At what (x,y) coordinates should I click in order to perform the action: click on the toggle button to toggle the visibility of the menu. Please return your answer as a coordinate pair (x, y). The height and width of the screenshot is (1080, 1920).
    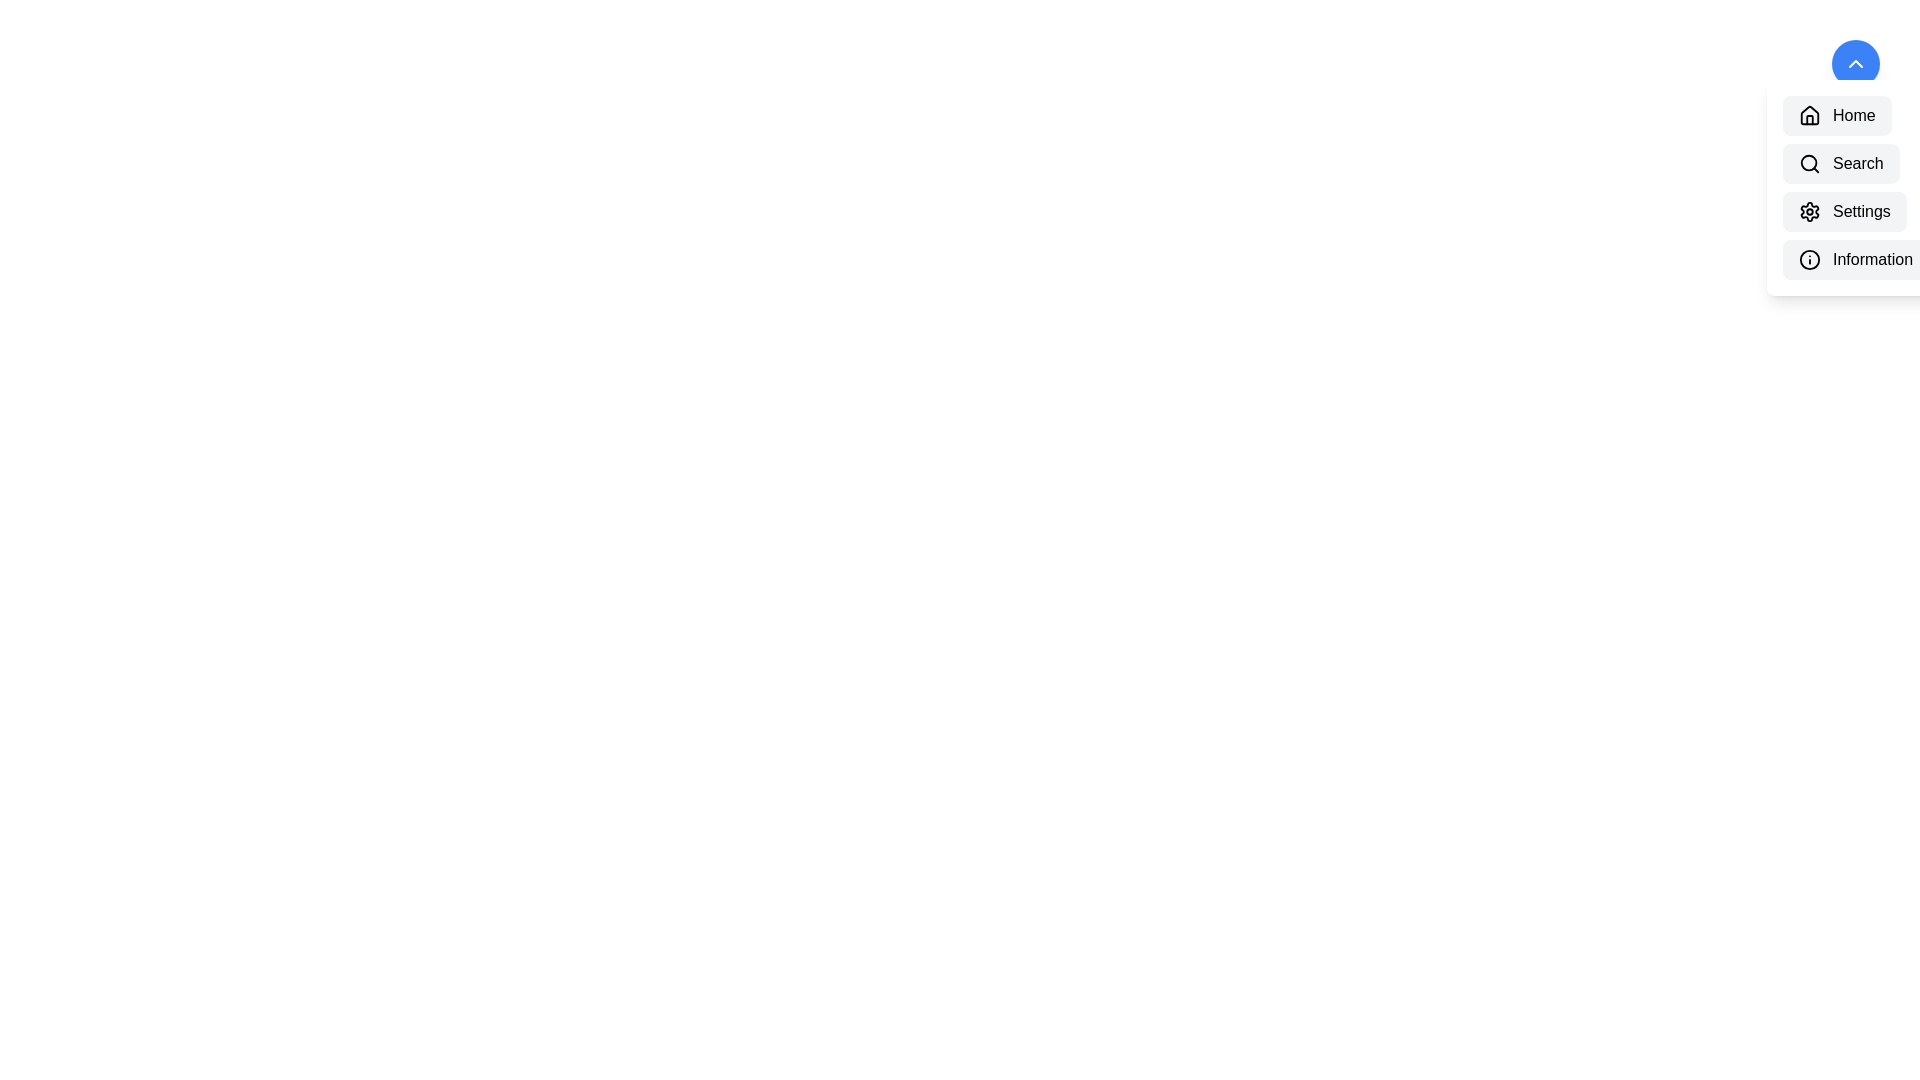
    Looking at the image, I should click on (1855, 63).